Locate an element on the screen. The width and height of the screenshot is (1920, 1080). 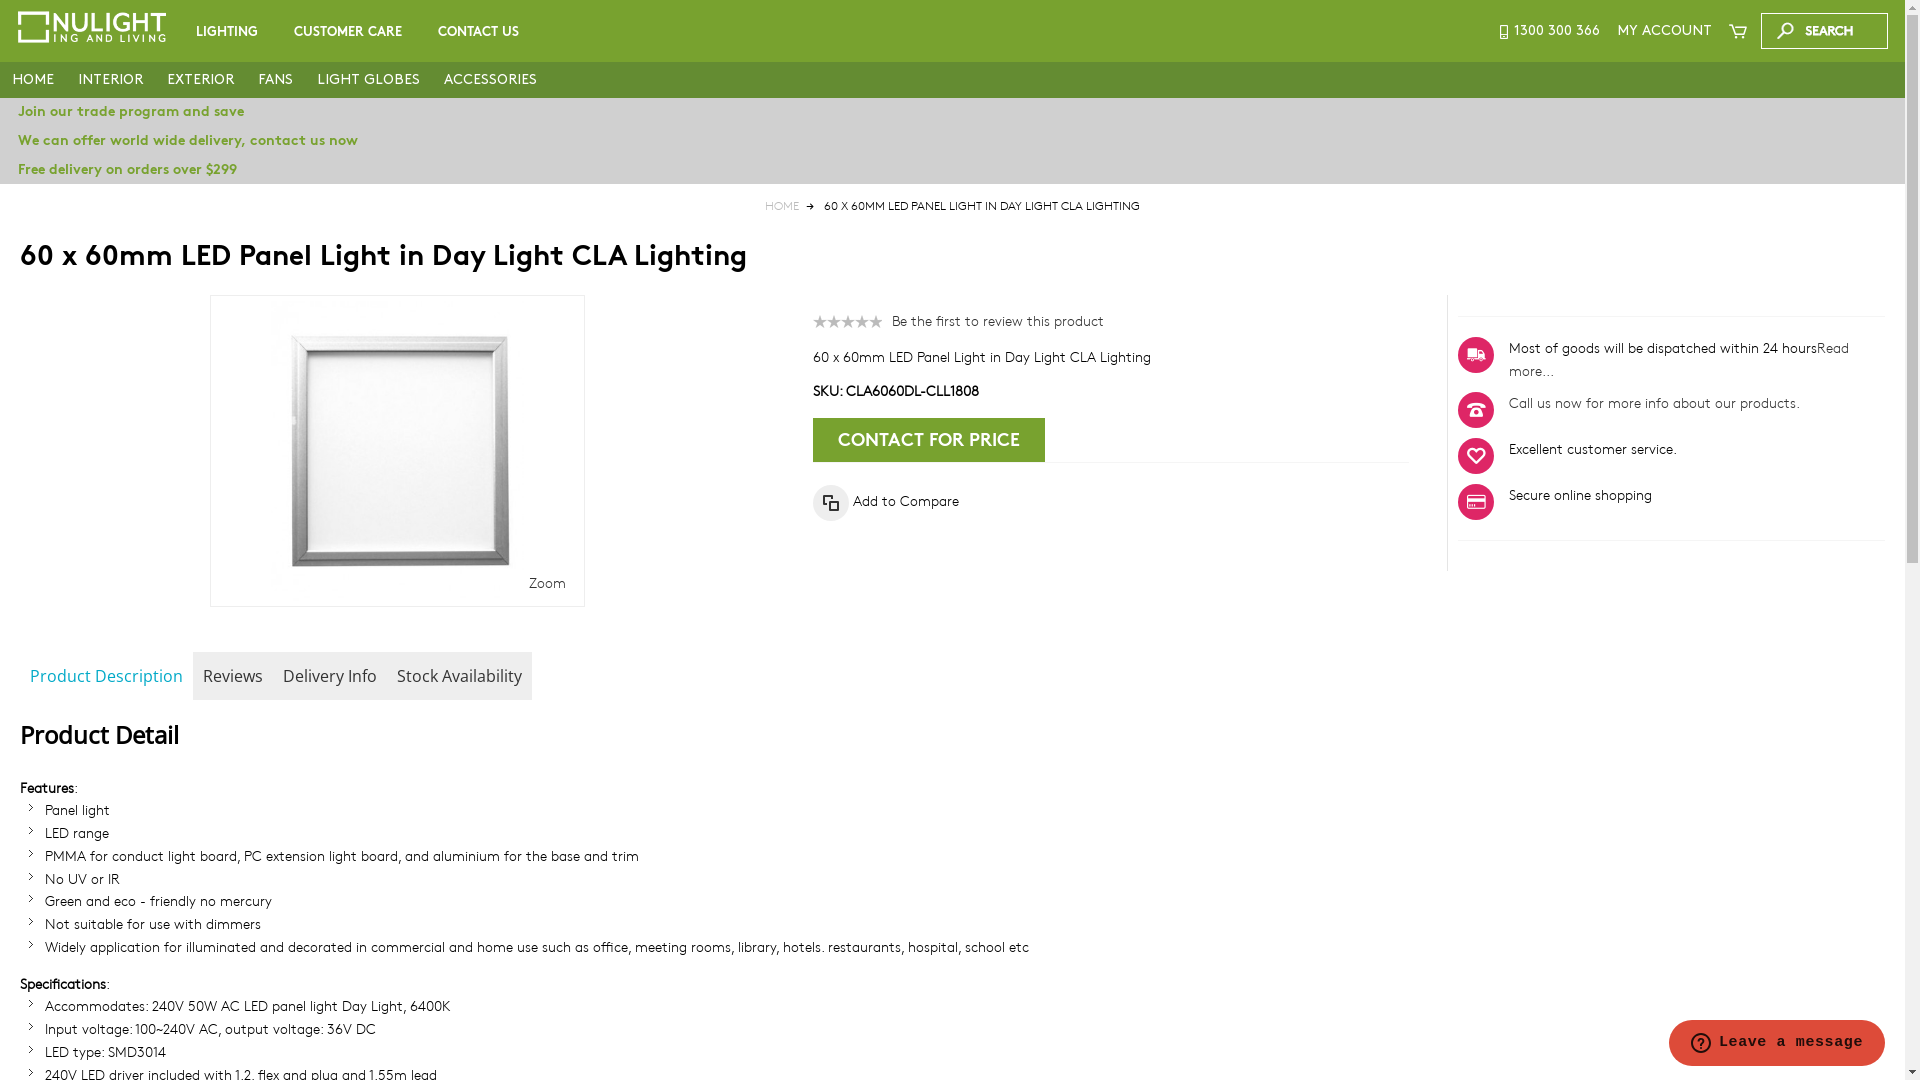
'Reviews' is located at coordinates (233, 675).